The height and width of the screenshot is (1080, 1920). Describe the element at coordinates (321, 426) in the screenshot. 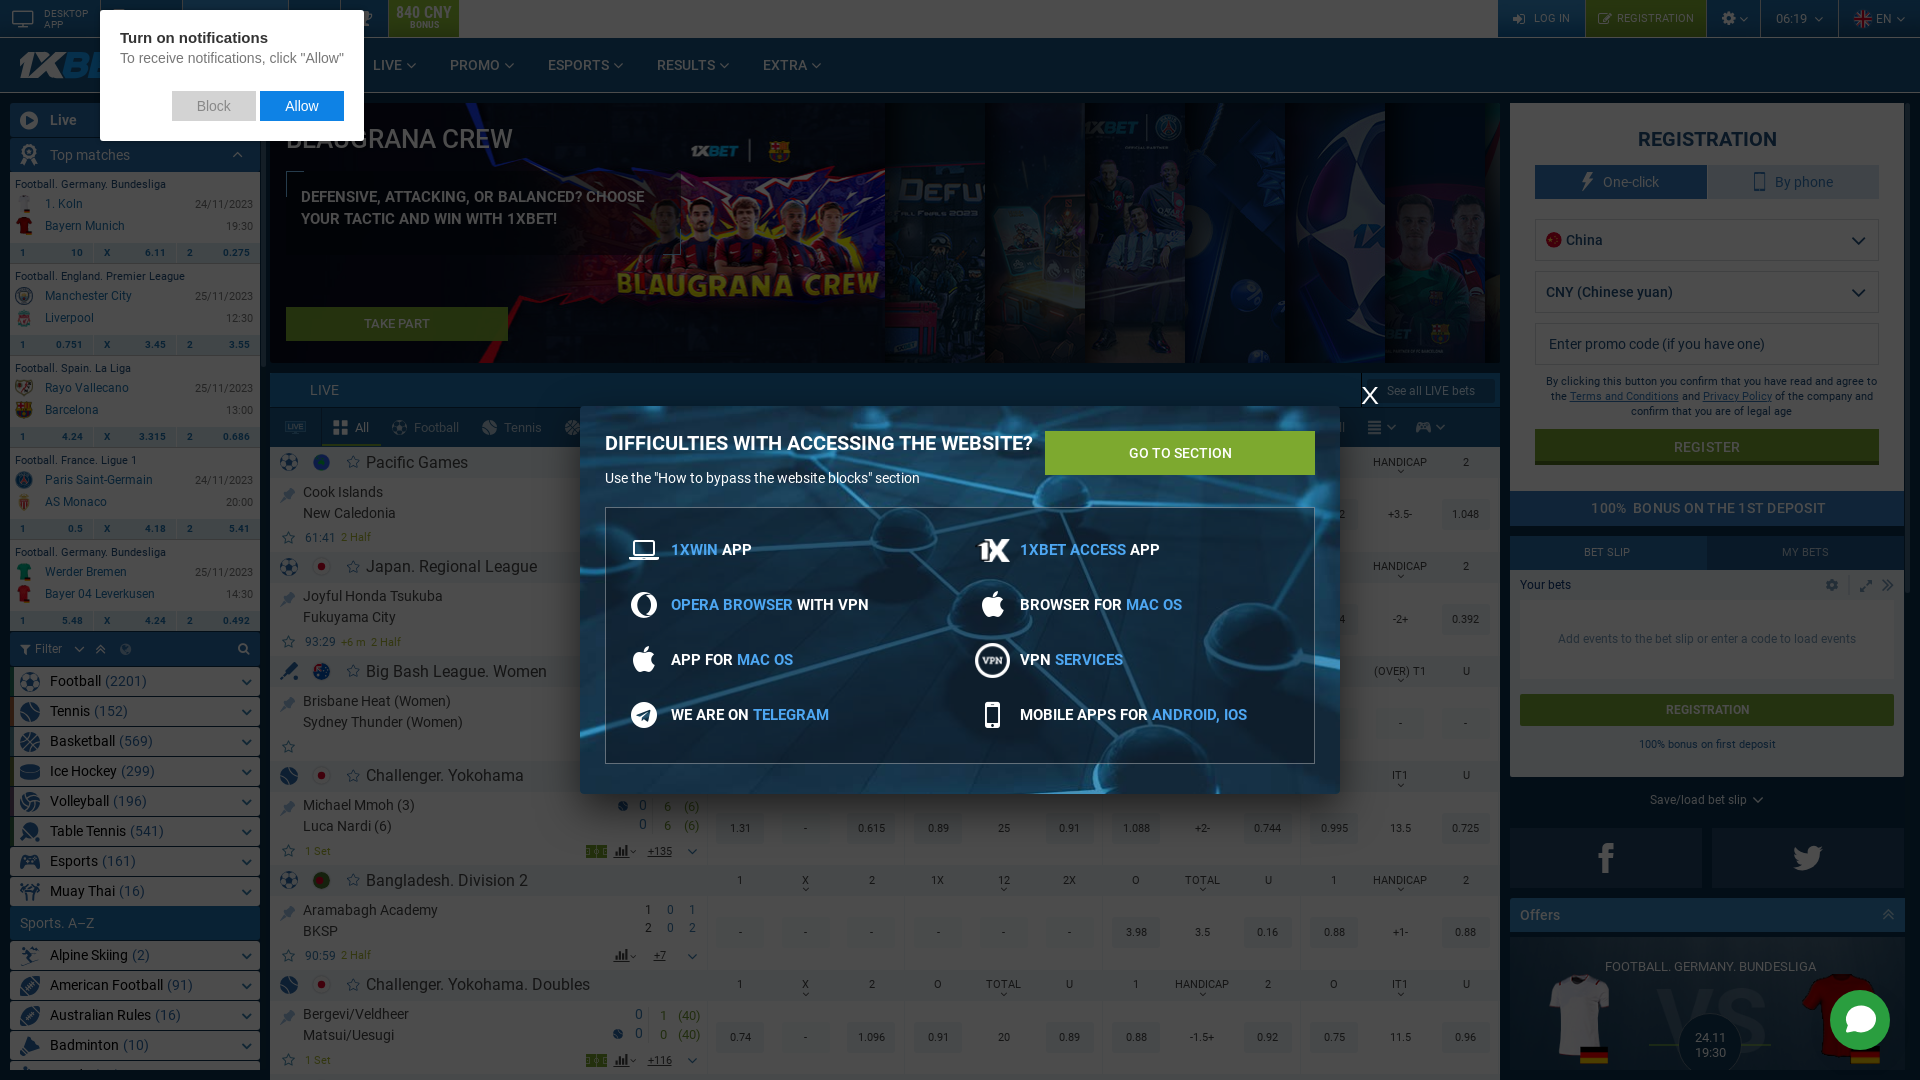

I see `'All'` at that location.